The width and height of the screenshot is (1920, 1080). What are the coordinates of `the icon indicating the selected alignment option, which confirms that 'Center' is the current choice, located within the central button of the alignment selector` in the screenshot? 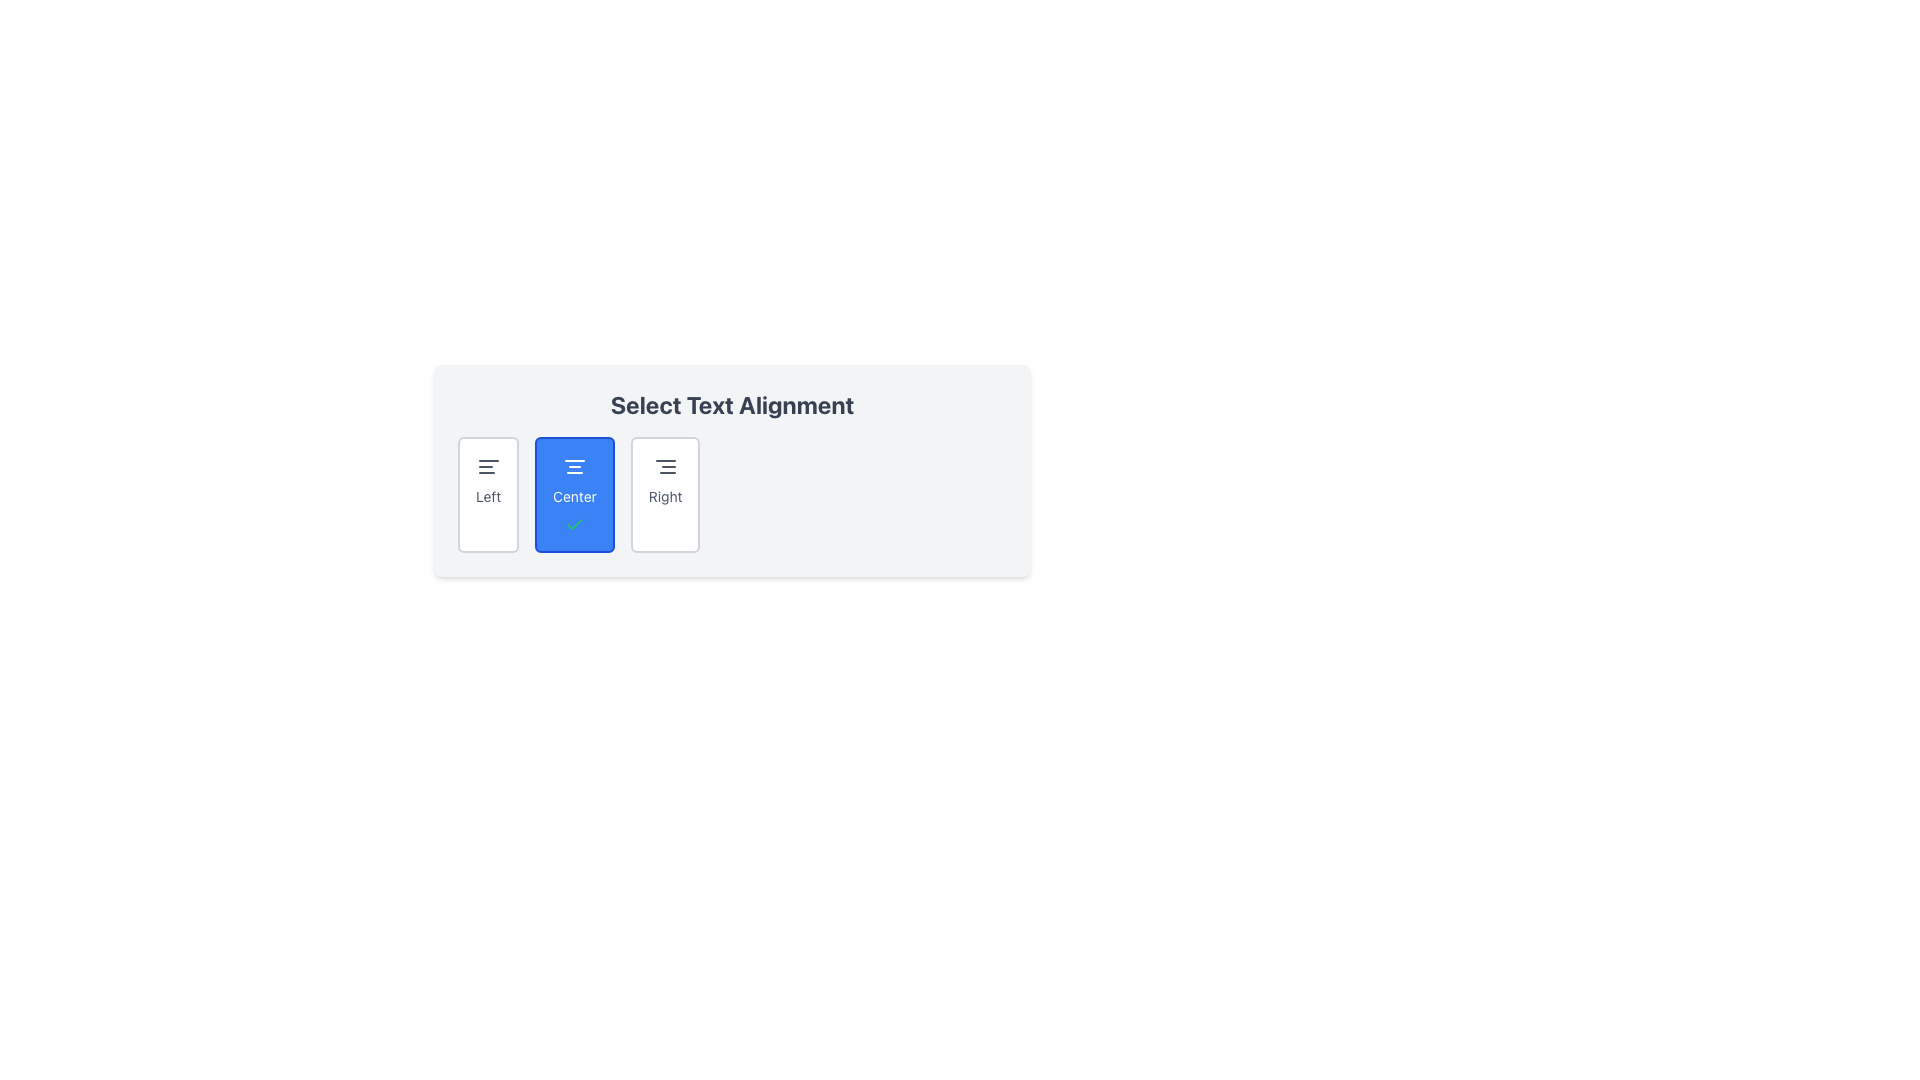 It's located at (574, 523).